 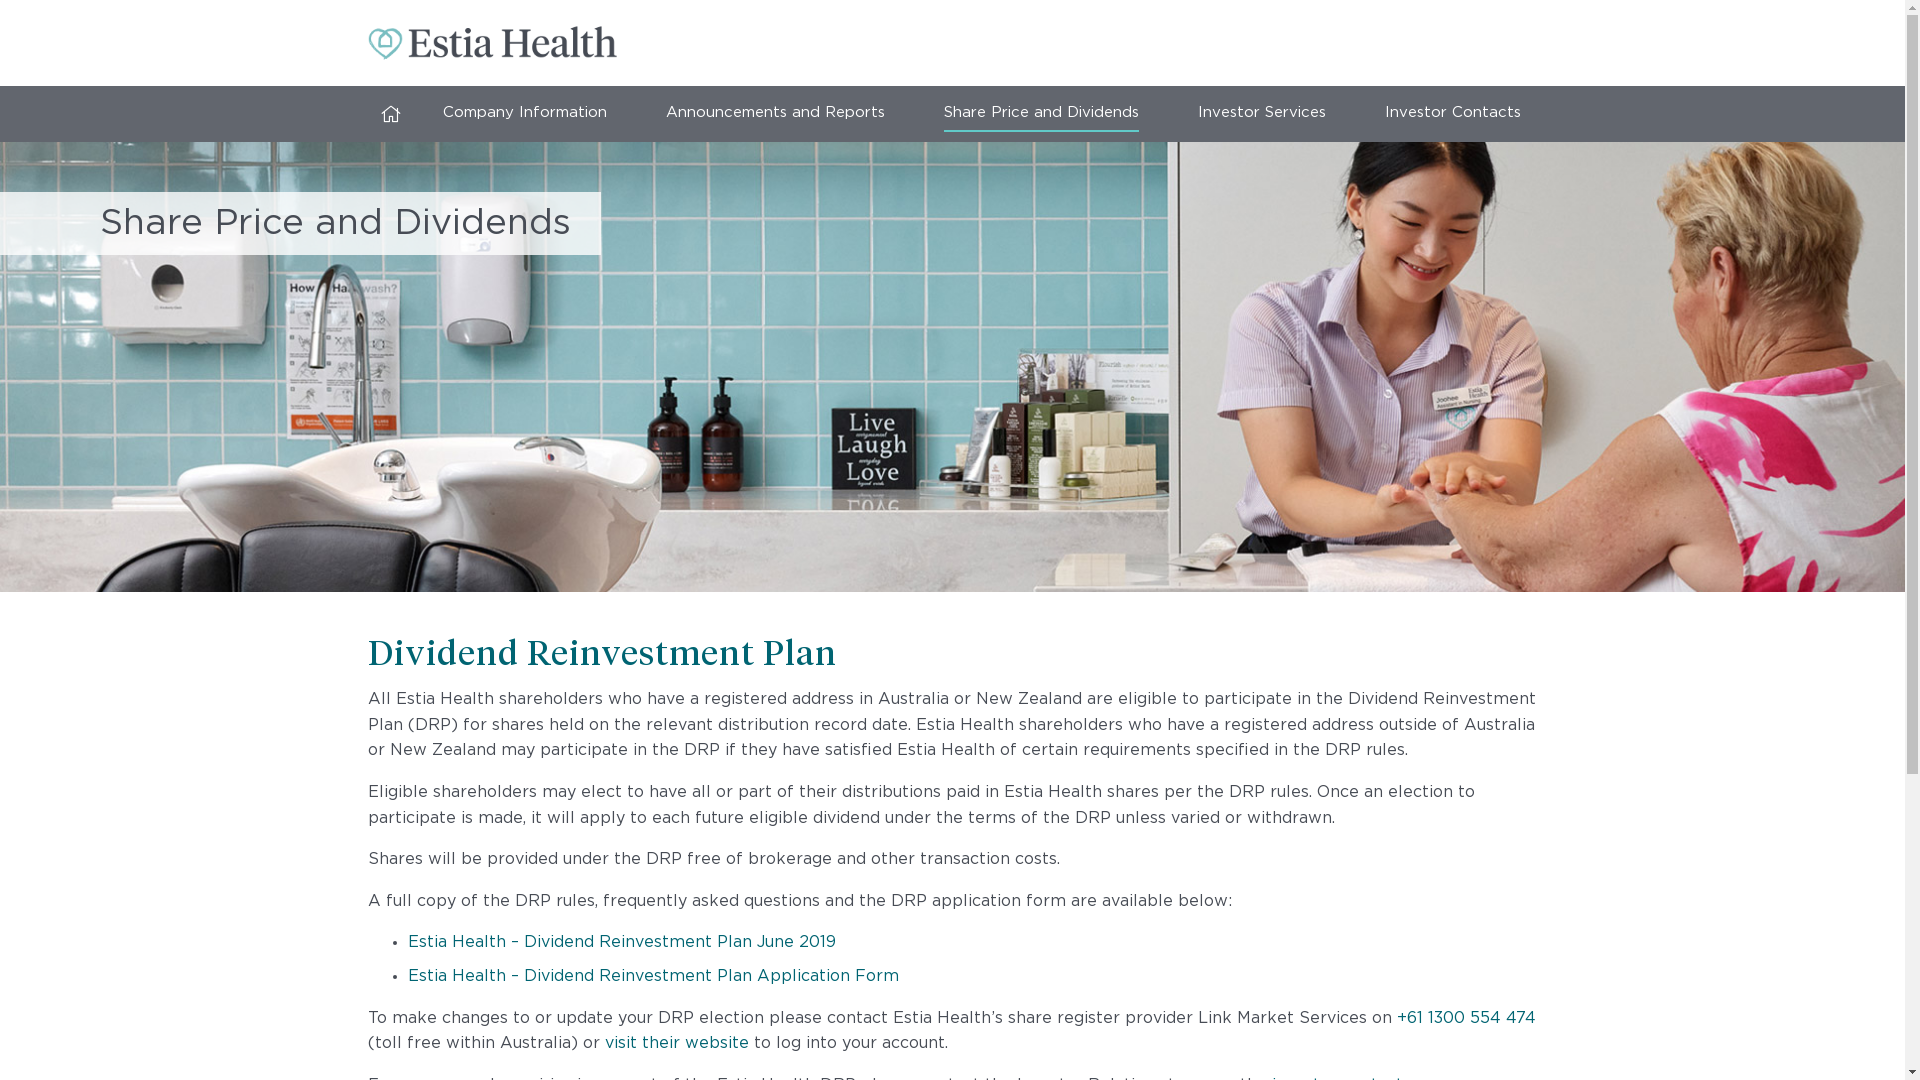 I want to click on 'Announcements and Reports', so click(x=774, y=114).